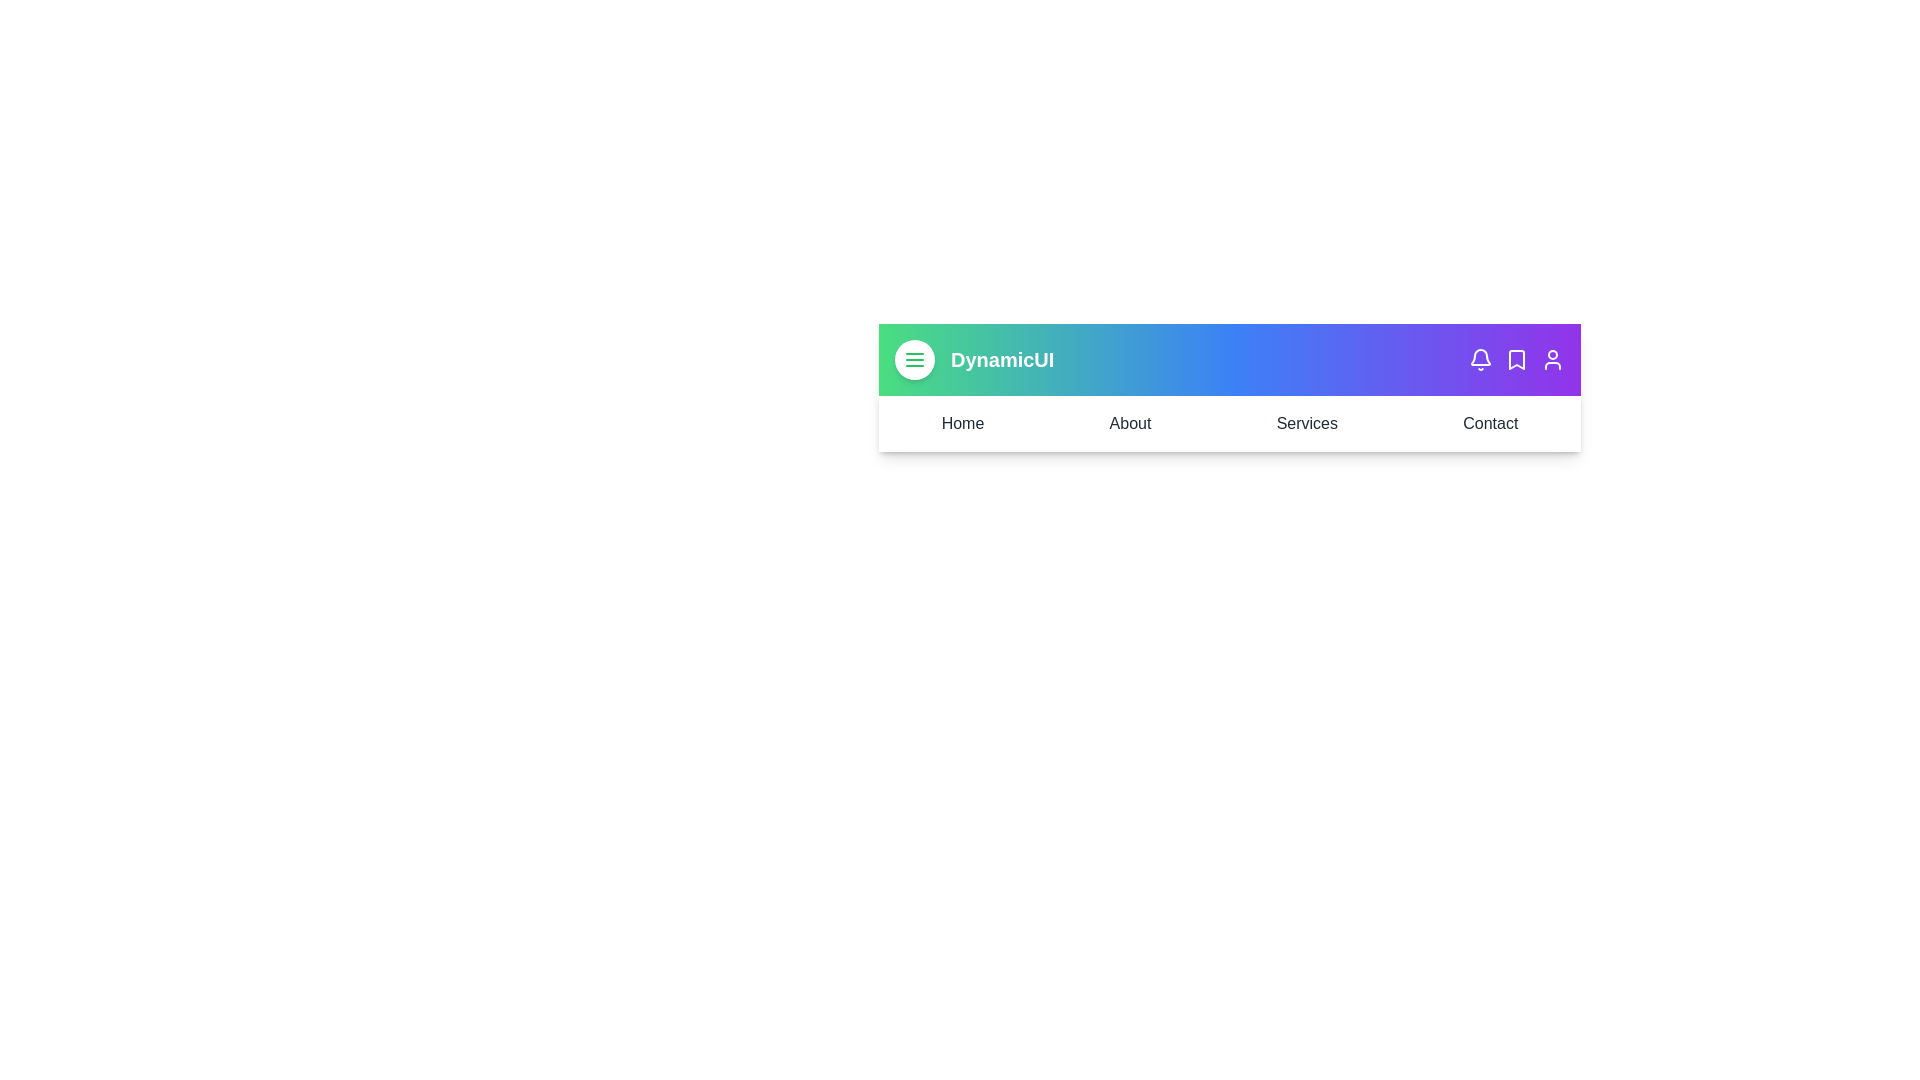 Image resolution: width=1920 pixels, height=1080 pixels. What do you see at coordinates (1490, 423) in the screenshot?
I see `the menu link labeled Contact` at bounding box center [1490, 423].